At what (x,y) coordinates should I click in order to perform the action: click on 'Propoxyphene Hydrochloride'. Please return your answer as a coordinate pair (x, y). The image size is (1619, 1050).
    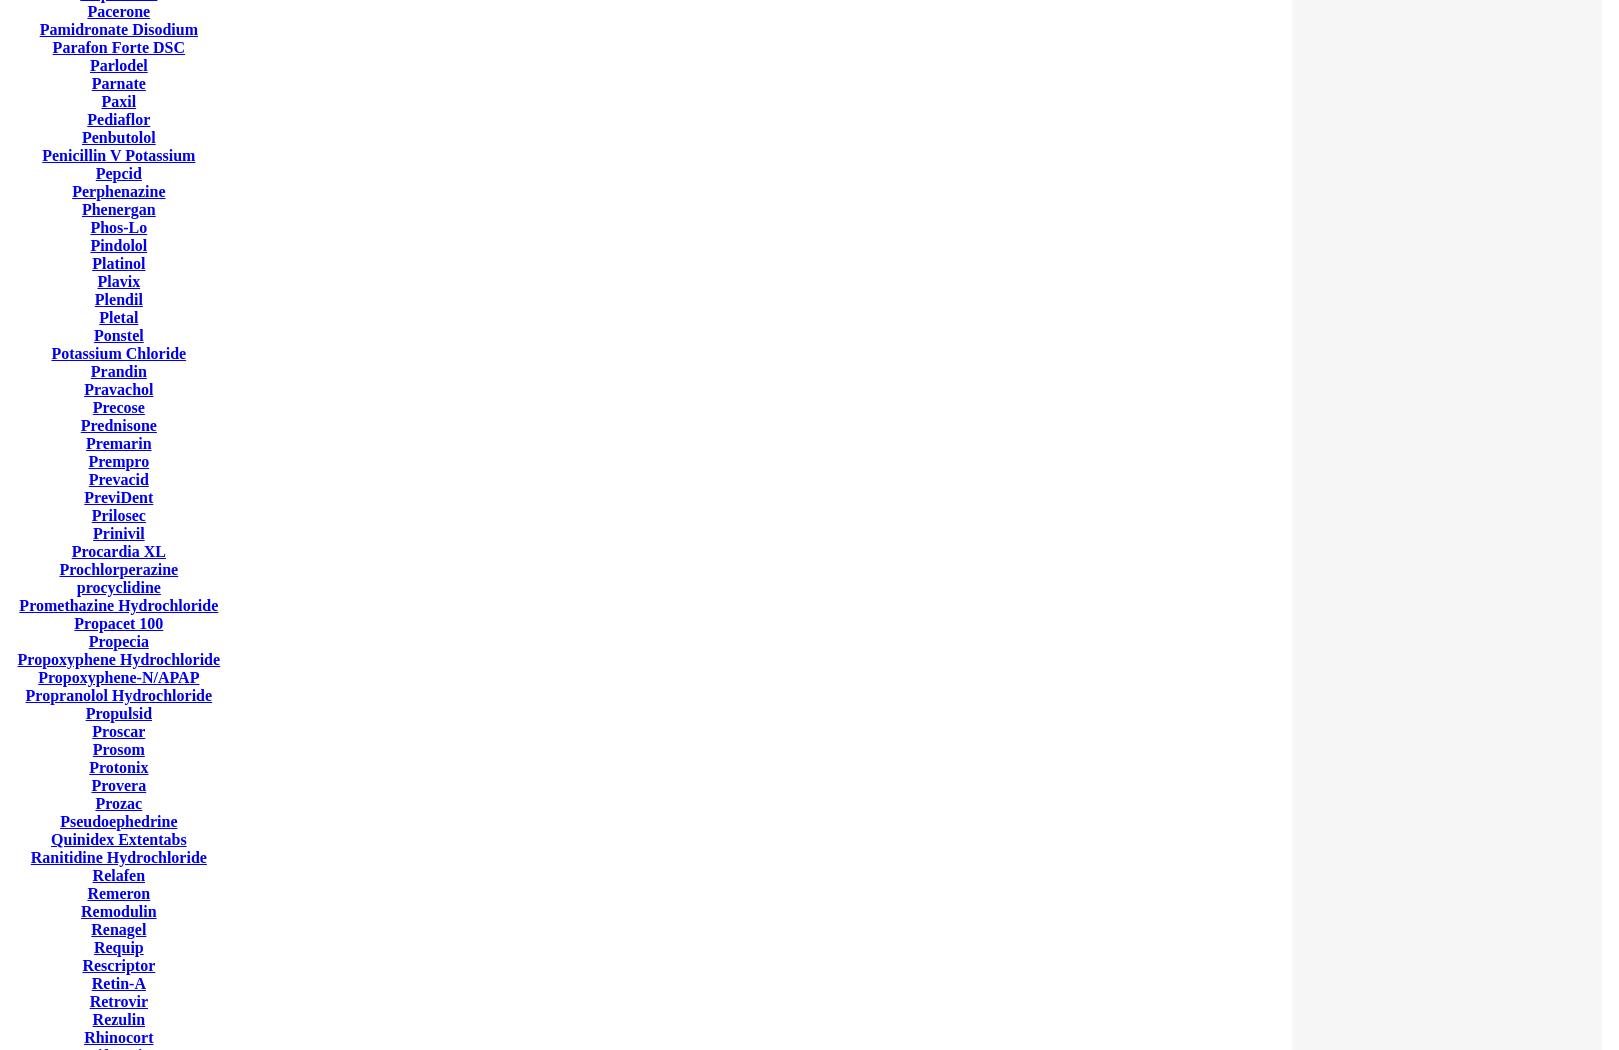
    Looking at the image, I should click on (118, 658).